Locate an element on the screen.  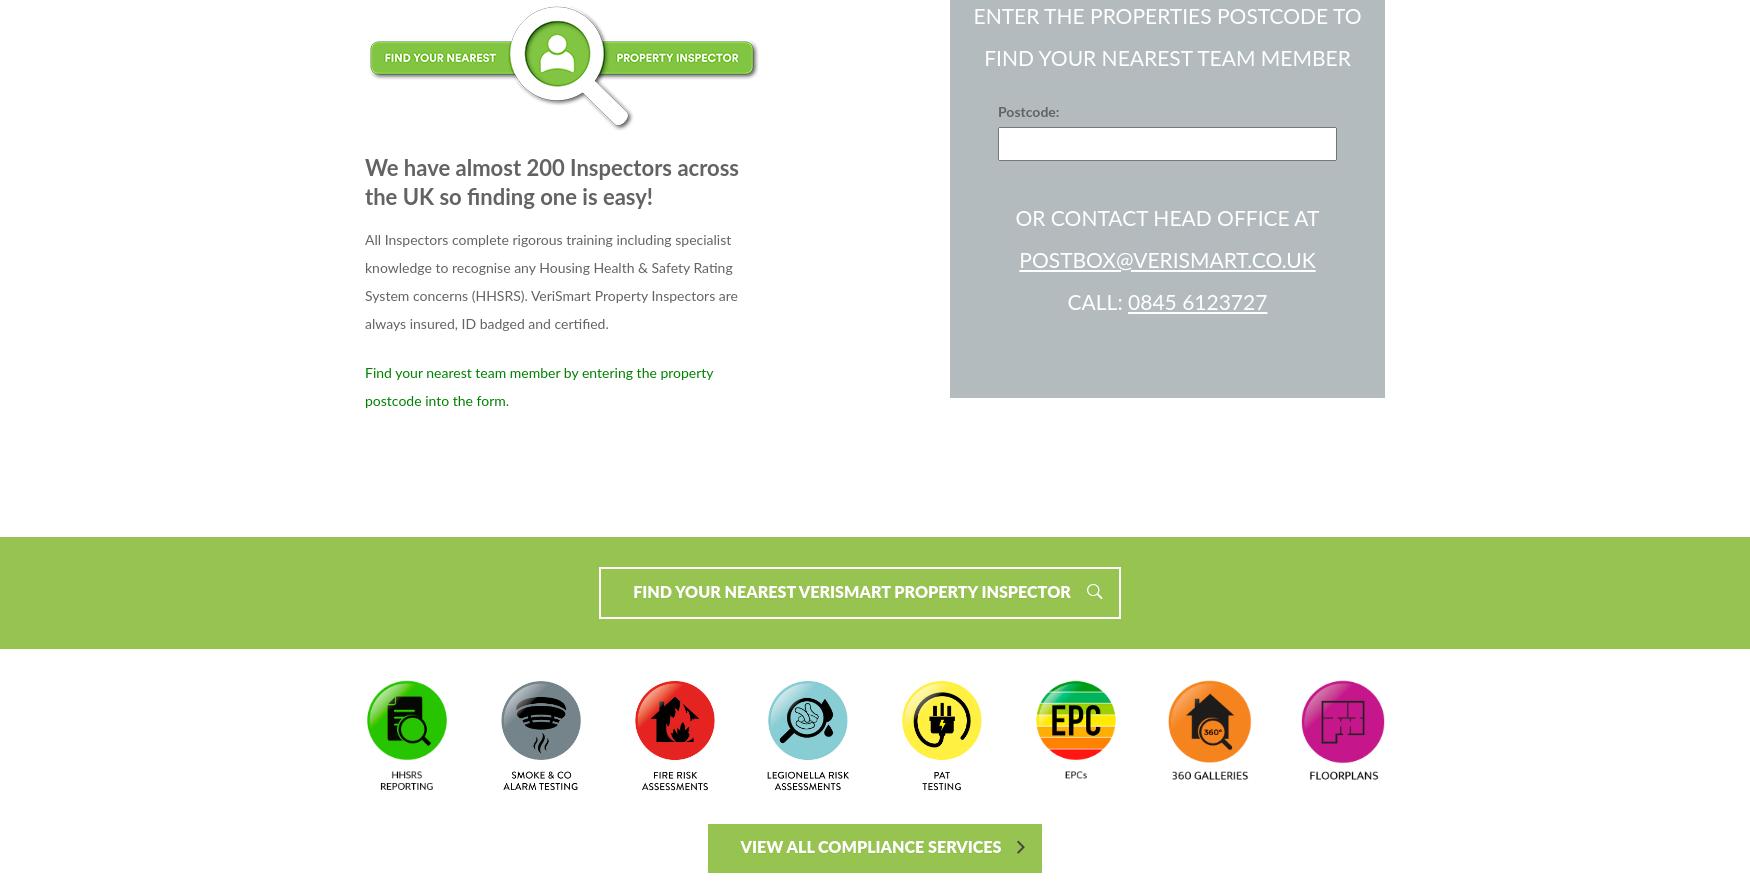
'VIEW ALL COMPLIANCE SERVICES' is located at coordinates (870, 846).